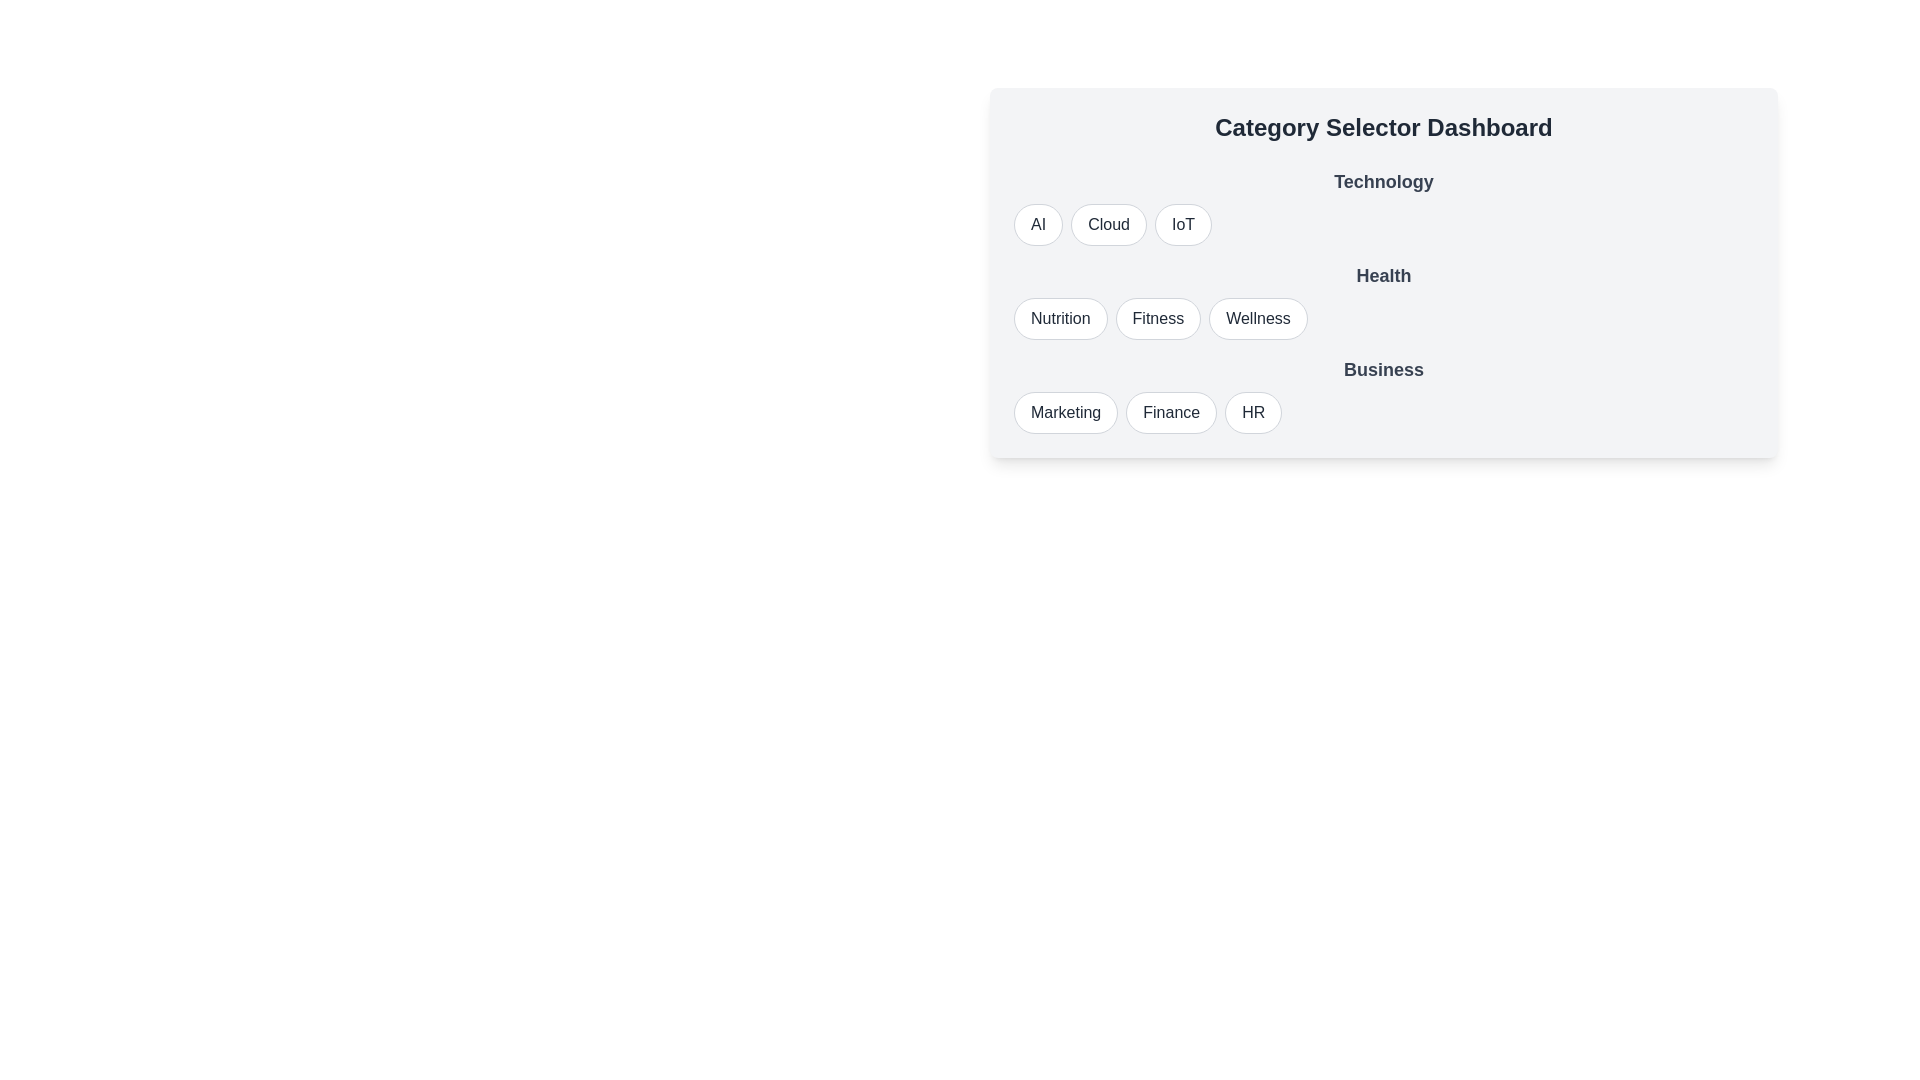 The height and width of the screenshot is (1080, 1920). I want to click on the button labeled Finance to observe its visual change, so click(1171, 411).